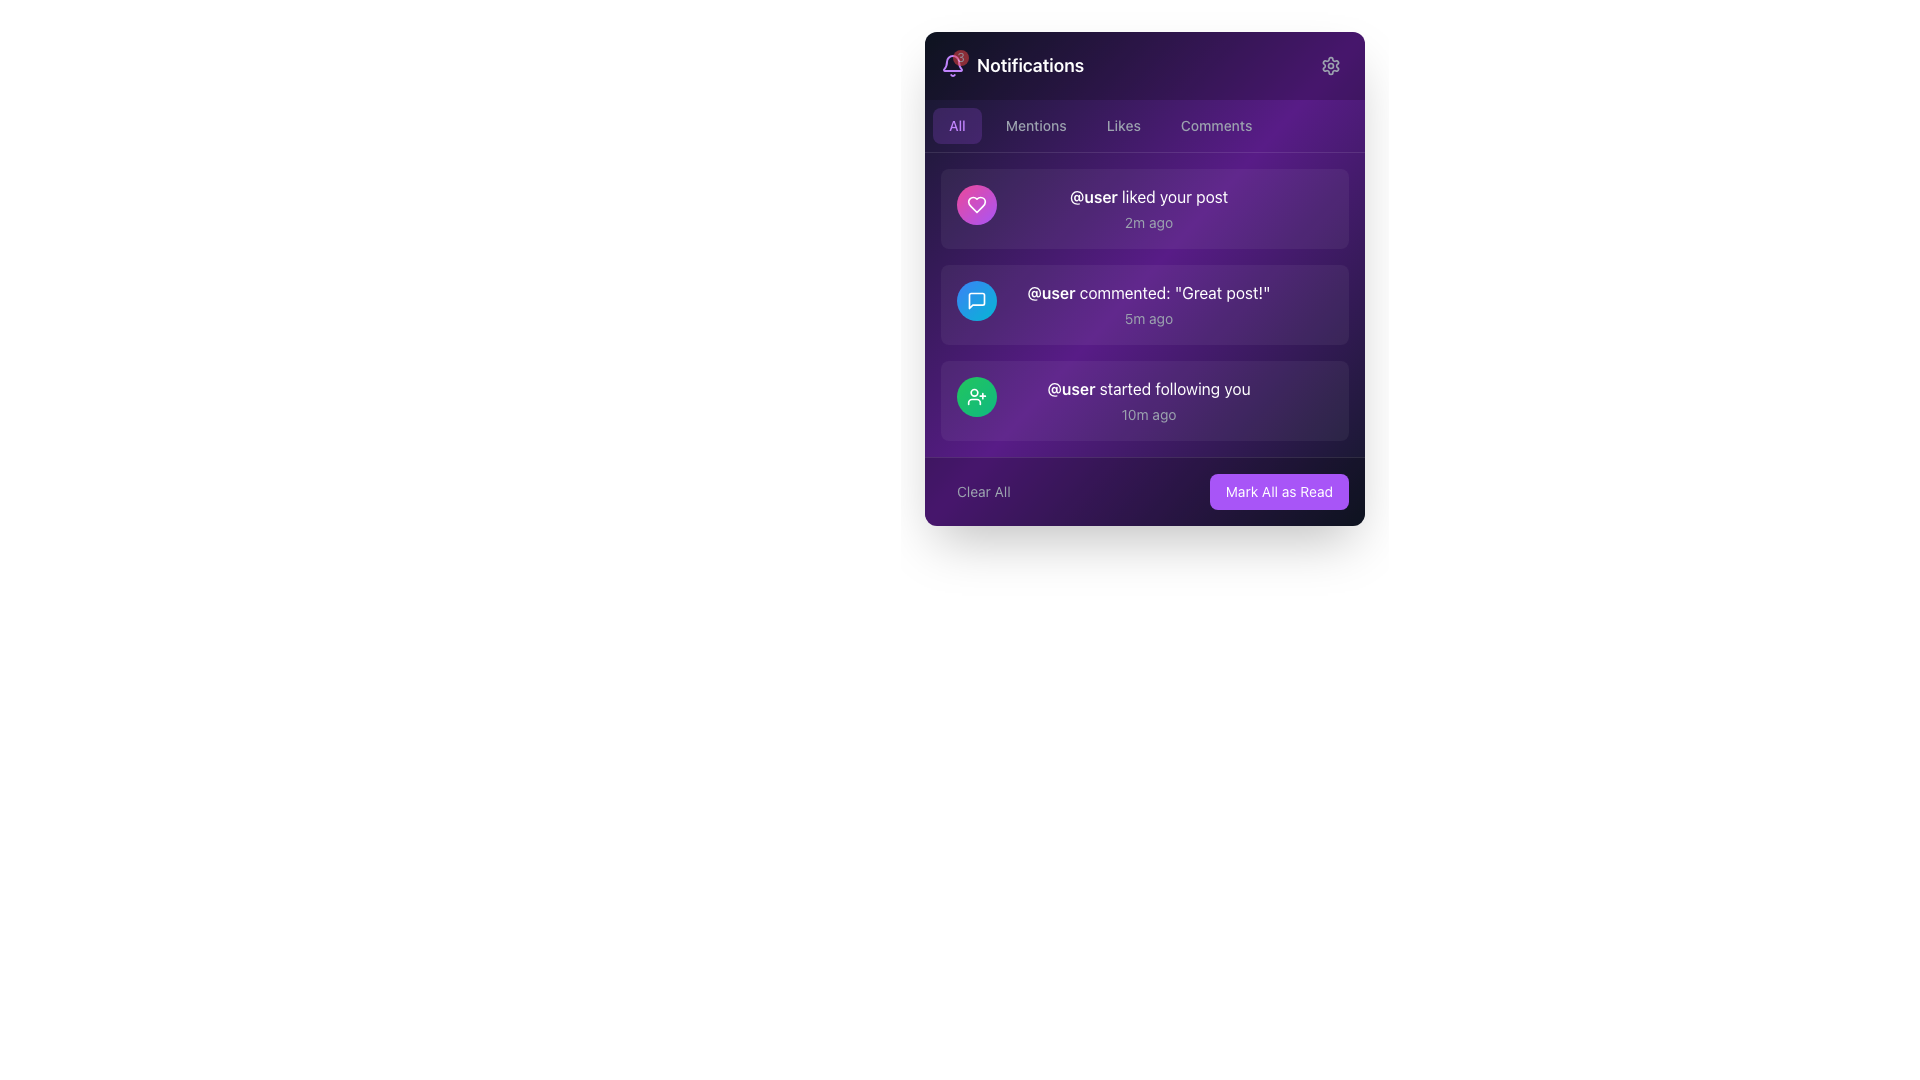 The height and width of the screenshot is (1080, 1920). I want to click on the text label that reads '@user liked your post', which is styled in white font on a purple background and is the first notification item in the stack, so click(1148, 196).